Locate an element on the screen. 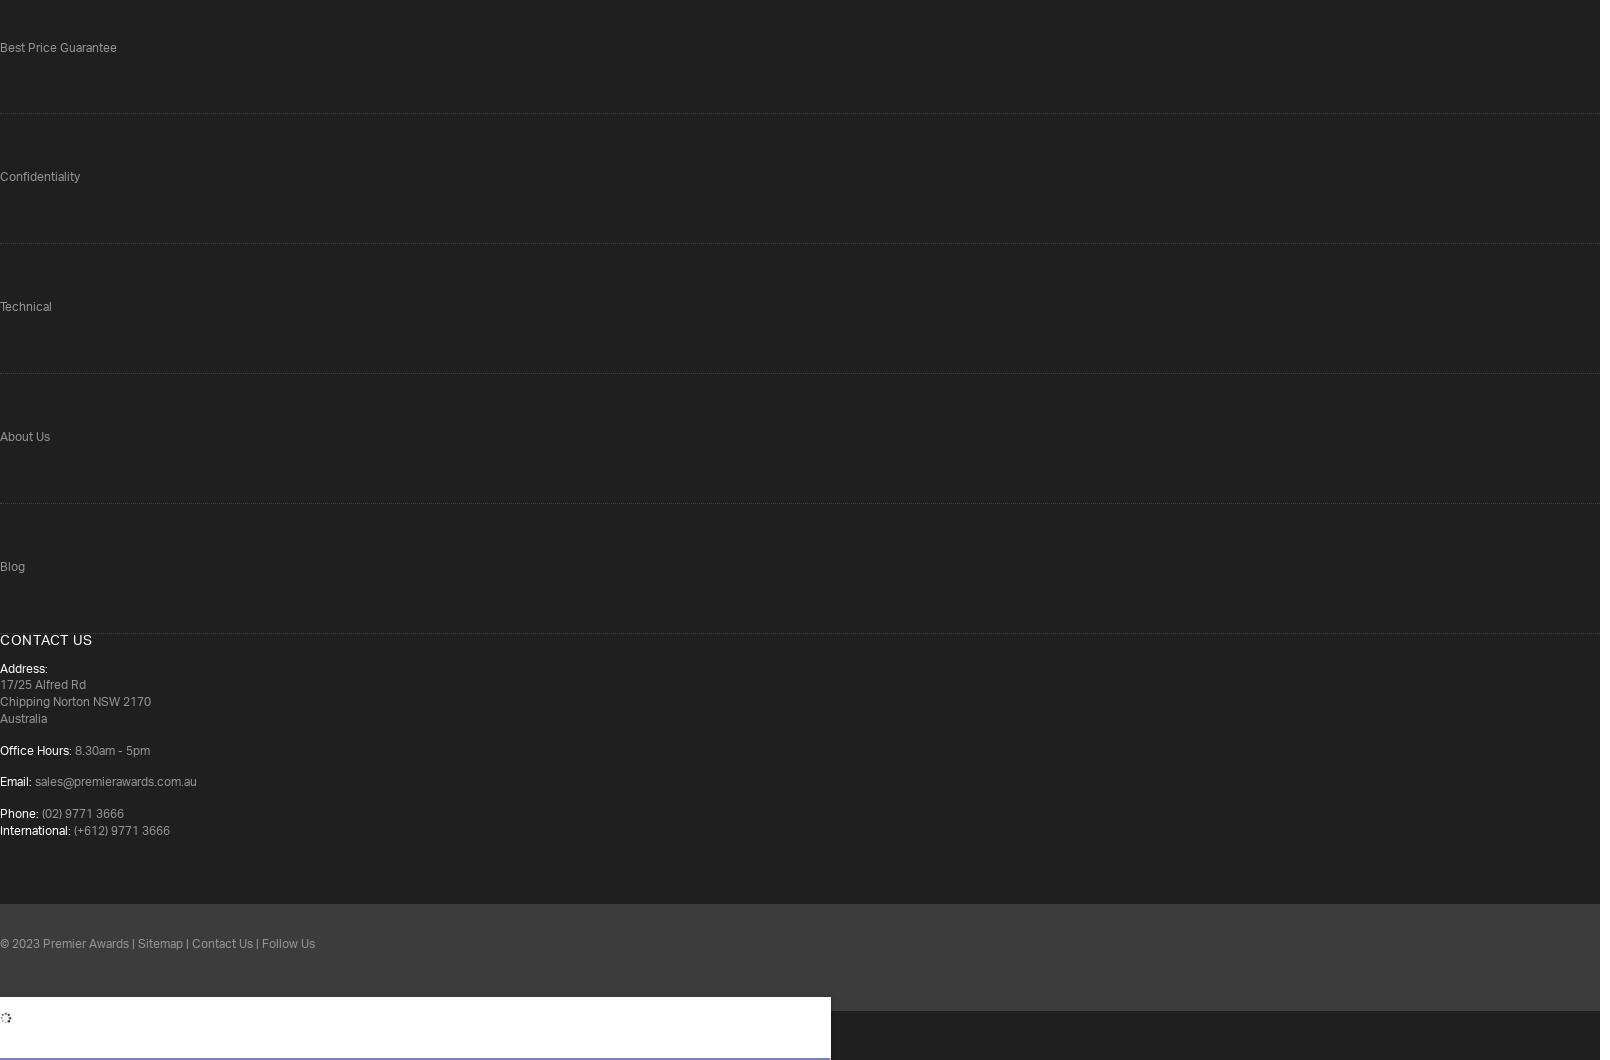 The height and width of the screenshot is (1060, 1610). 'Sitemap' is located at coordinates (160, 942).